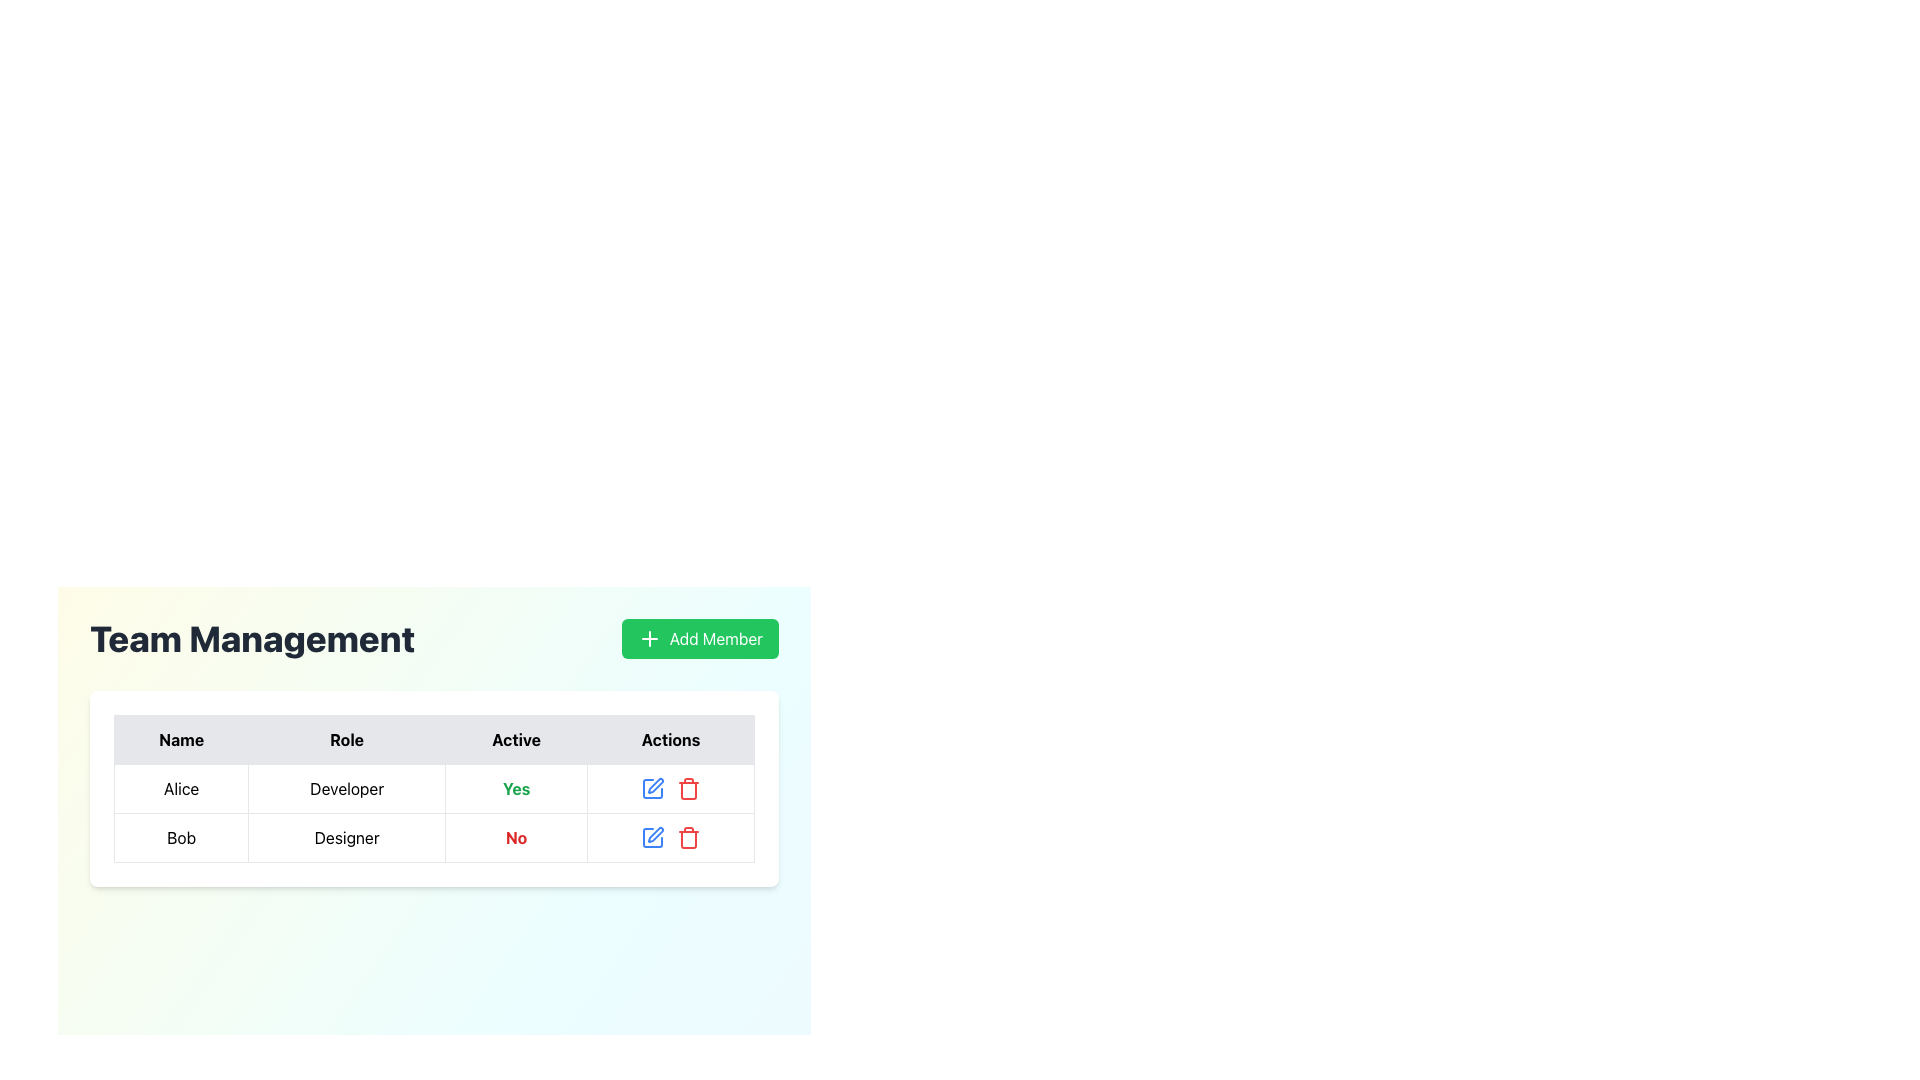 This screenshot has height=1080, width=1920. What do you see at coordinates (516, 740) in the screenshot?
I see `the Table Header Cell displaying the text 'Active', which is bold and black on a light gray background, located in the third column of the header row` at bounding box center [516, 740].